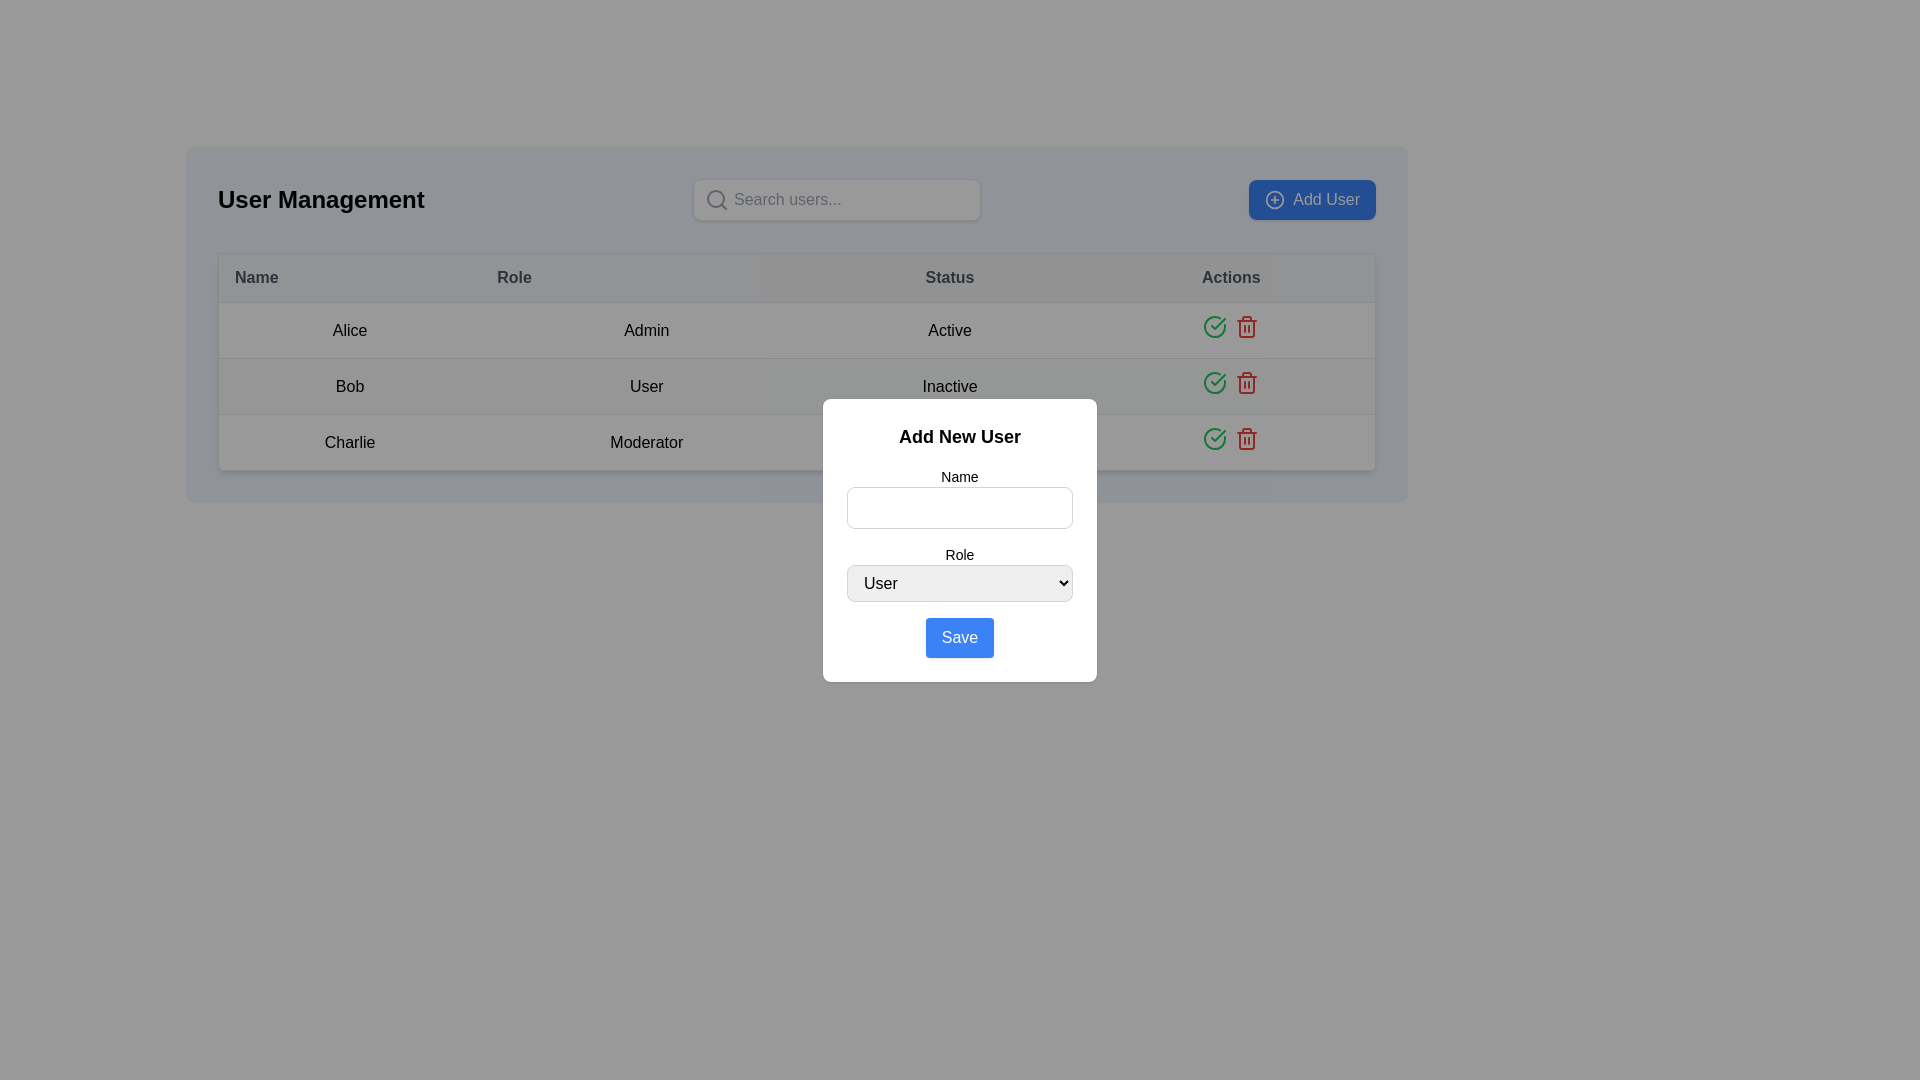  I want to click on the second row in the user management table that contains details about the user named 'Bob', so click(795, 385).